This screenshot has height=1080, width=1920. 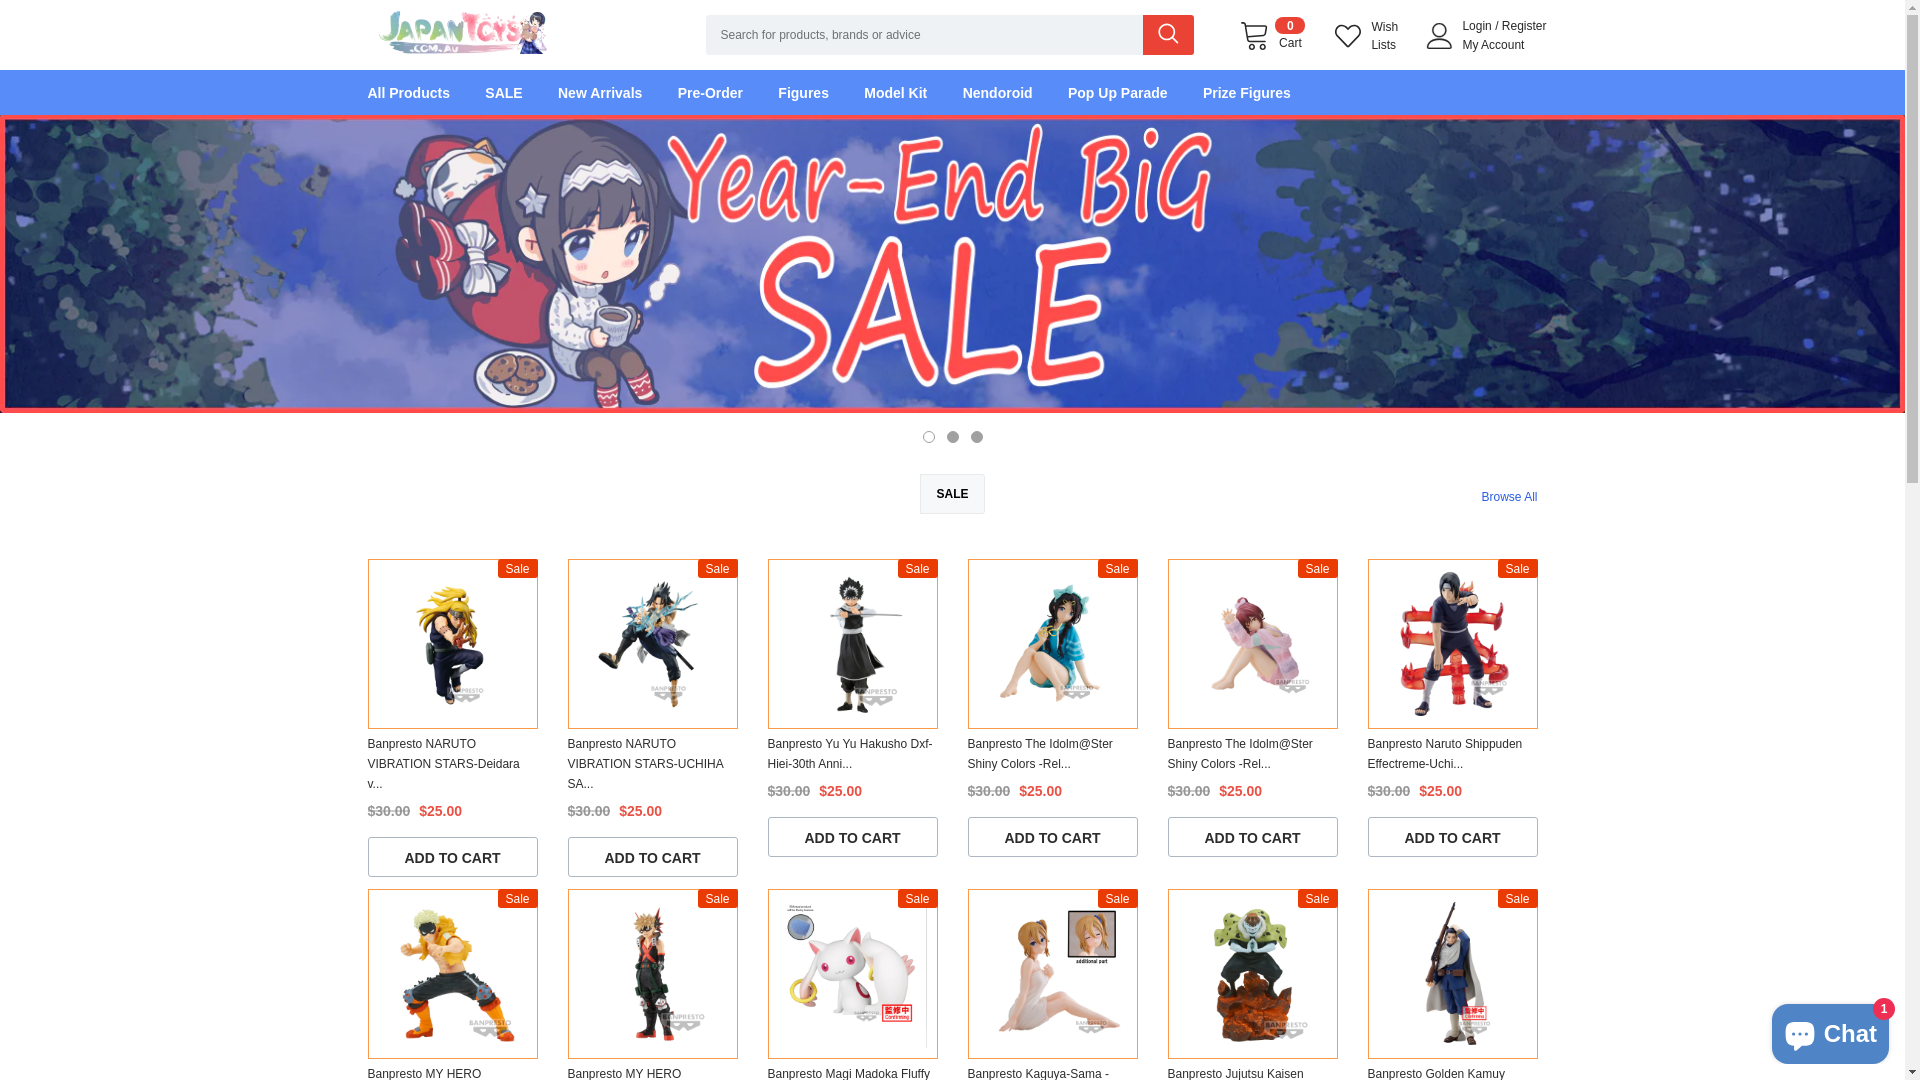 I want to click on 'Figures', so click(x=819, y=92).